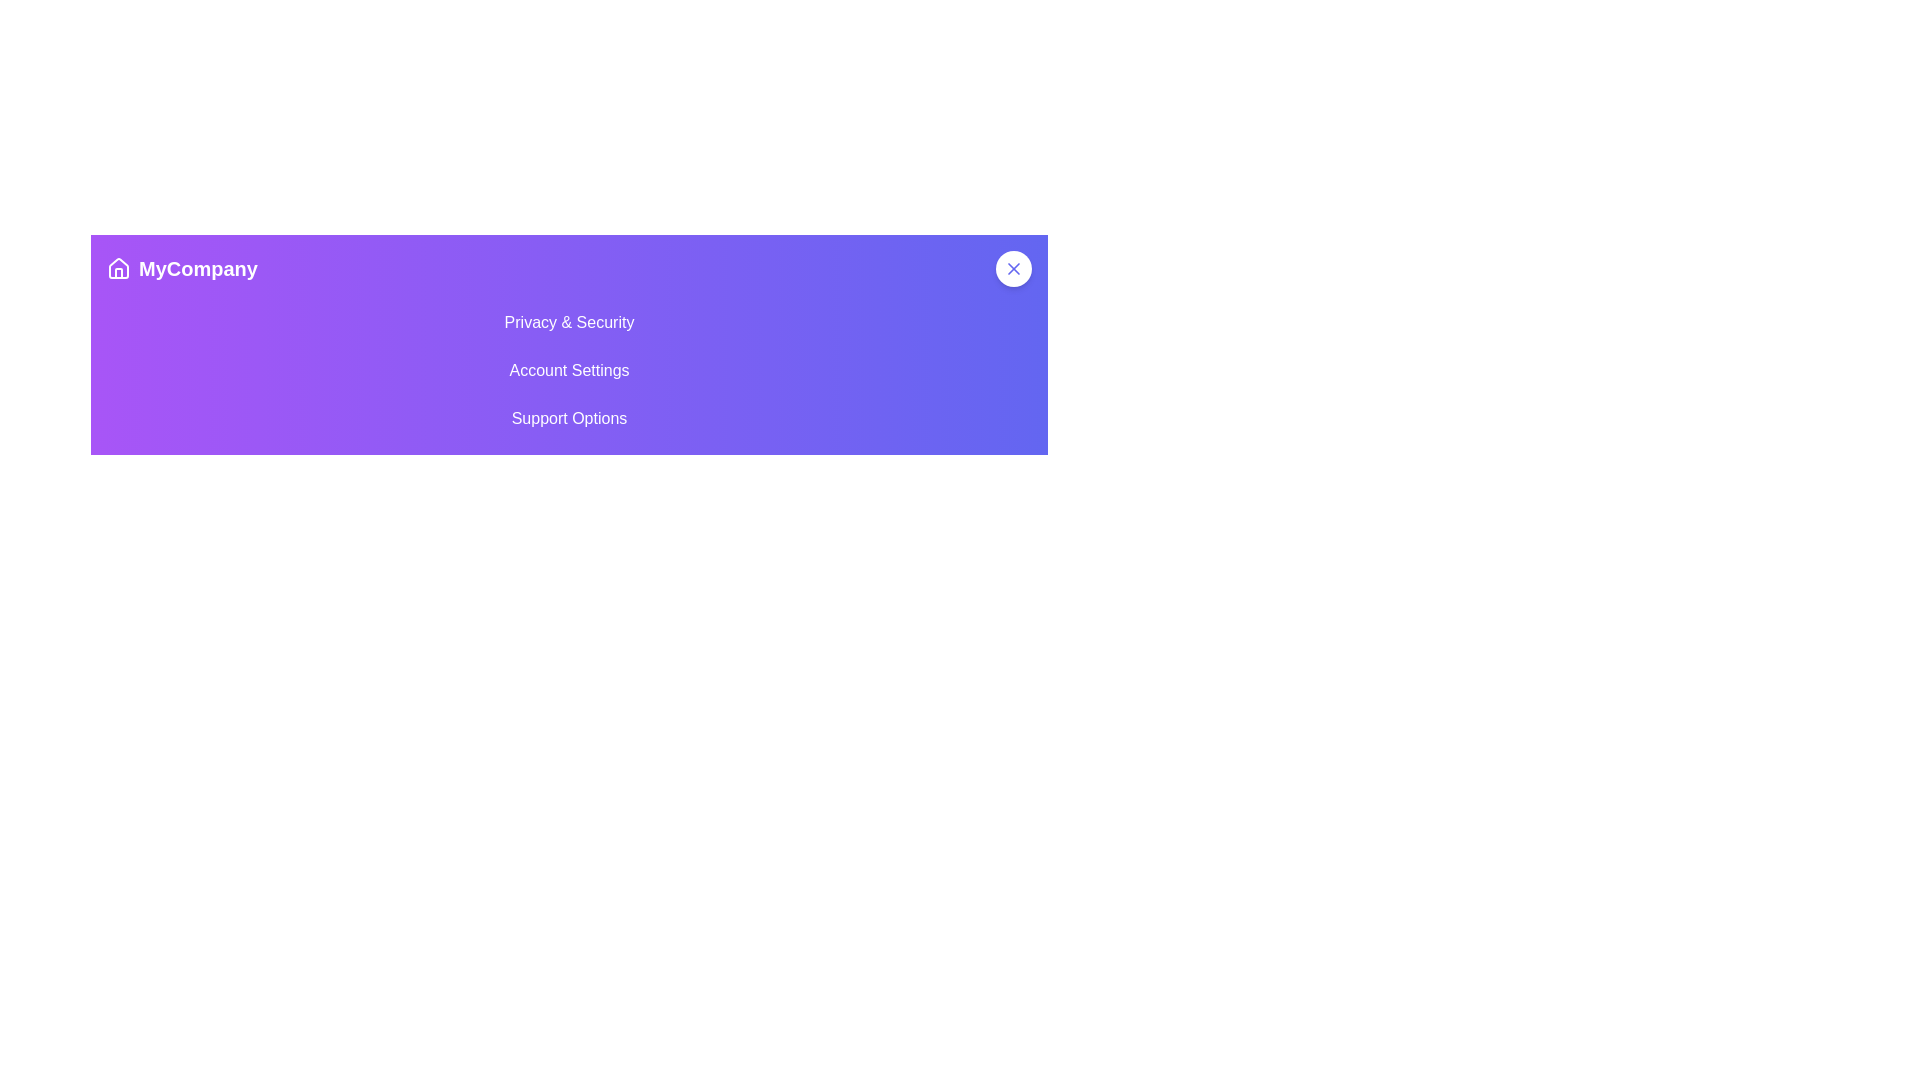 The image size is (1920, 1080). Describe the element at coordinates (568, 418) in the screenshot. I see `the 'Support Options' menu item` at that location.